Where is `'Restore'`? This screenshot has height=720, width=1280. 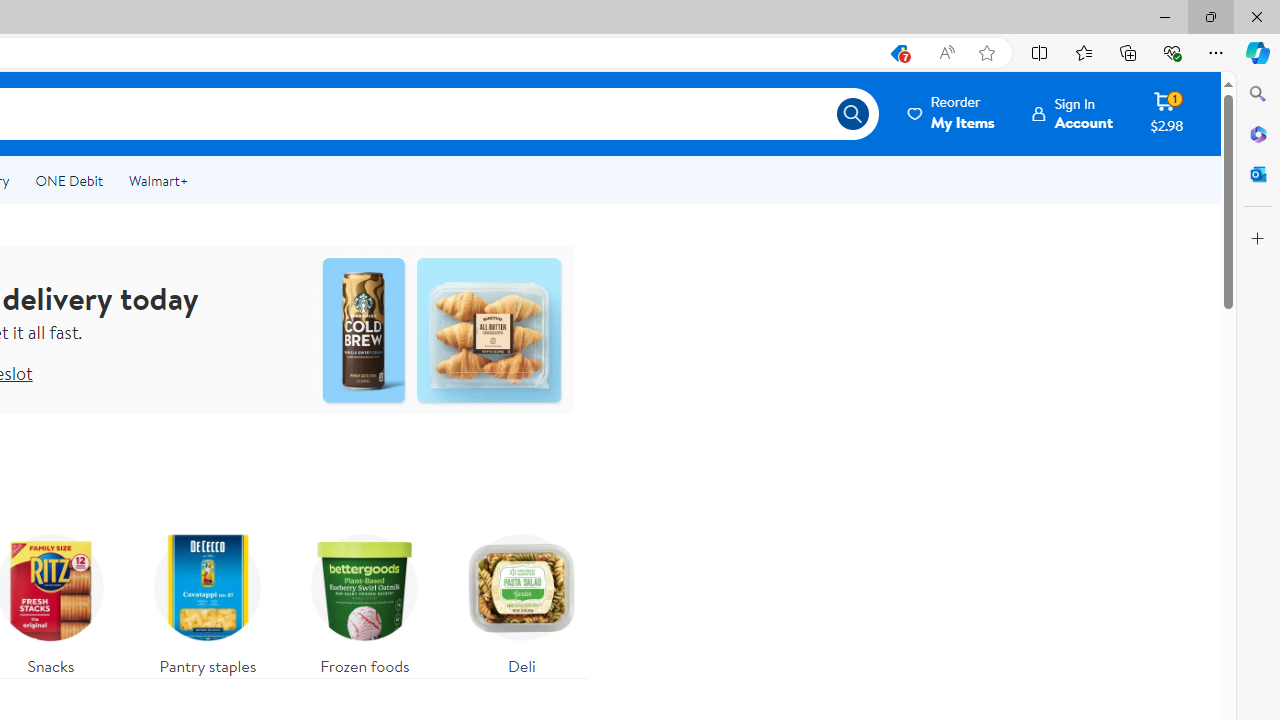 'Restore' is located at coordinates (1209, 16).